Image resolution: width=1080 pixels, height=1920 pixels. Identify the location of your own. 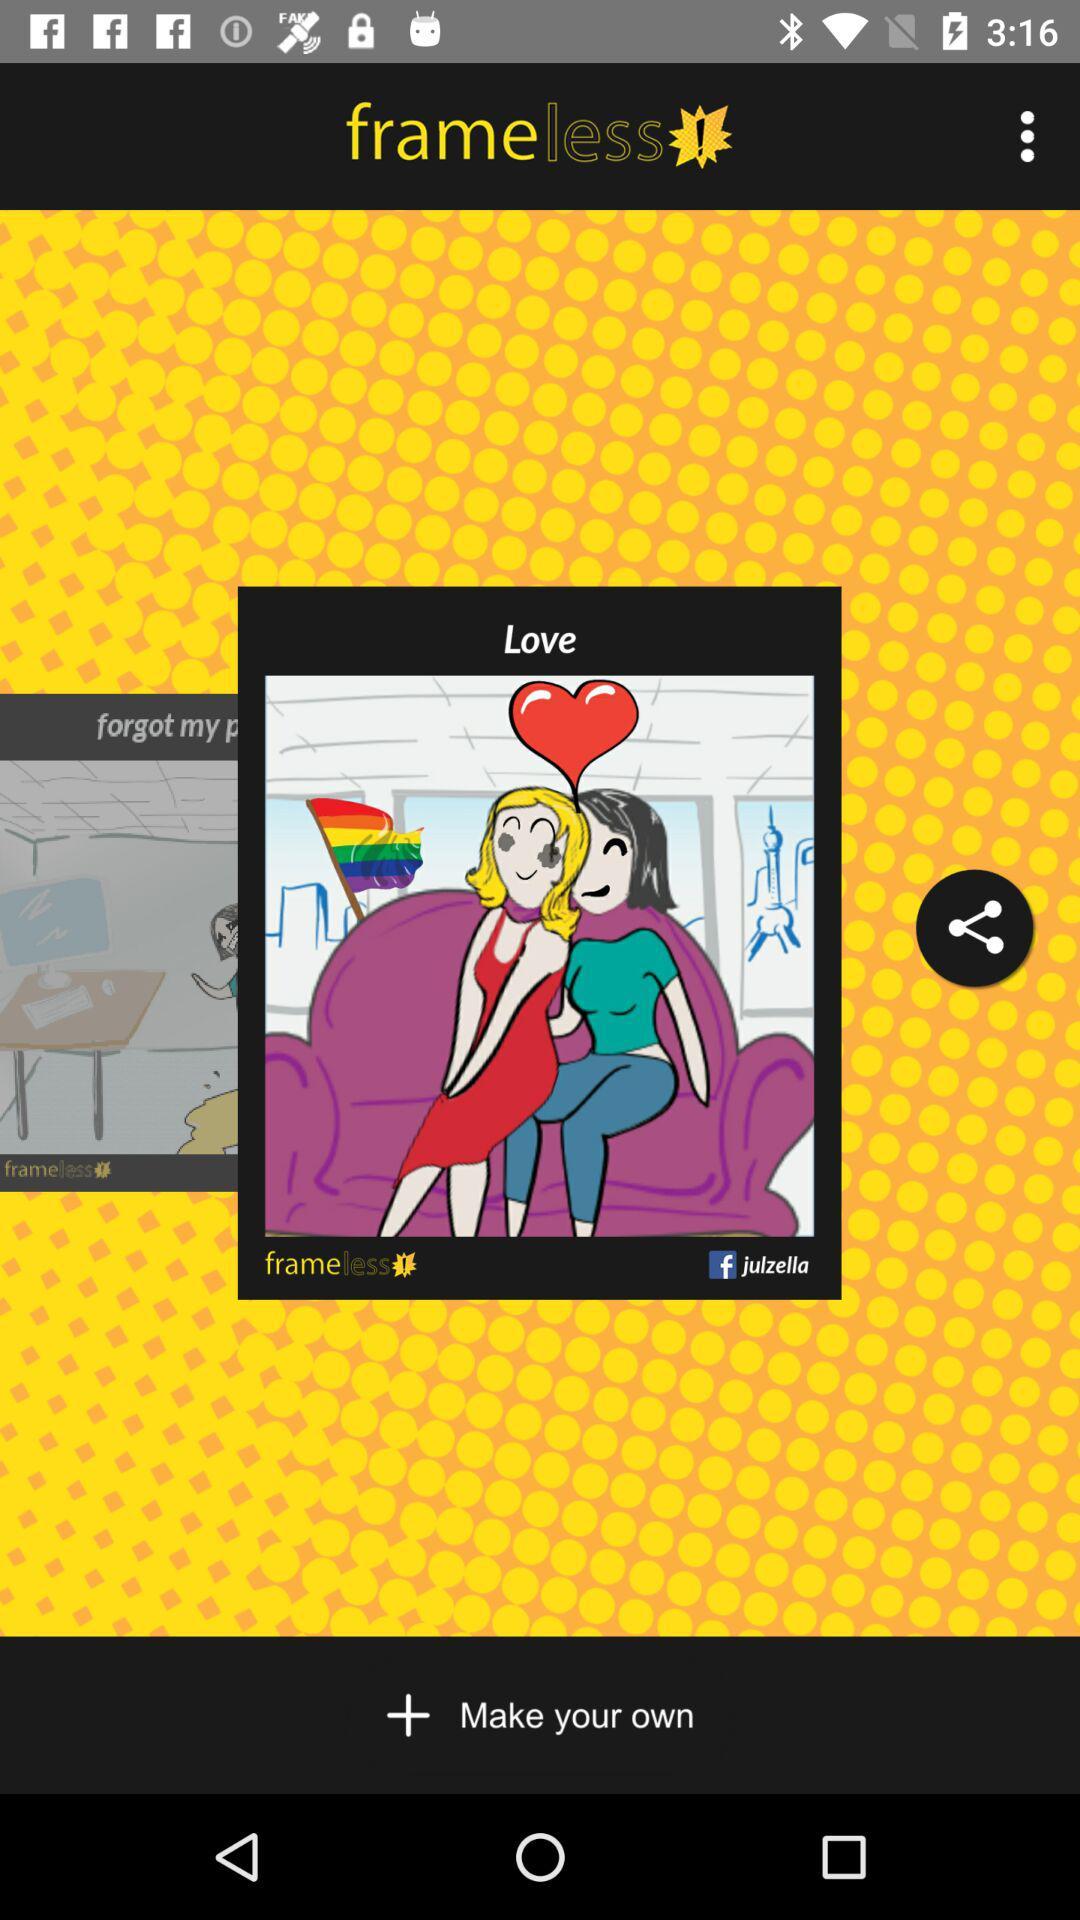
(538, 1714).